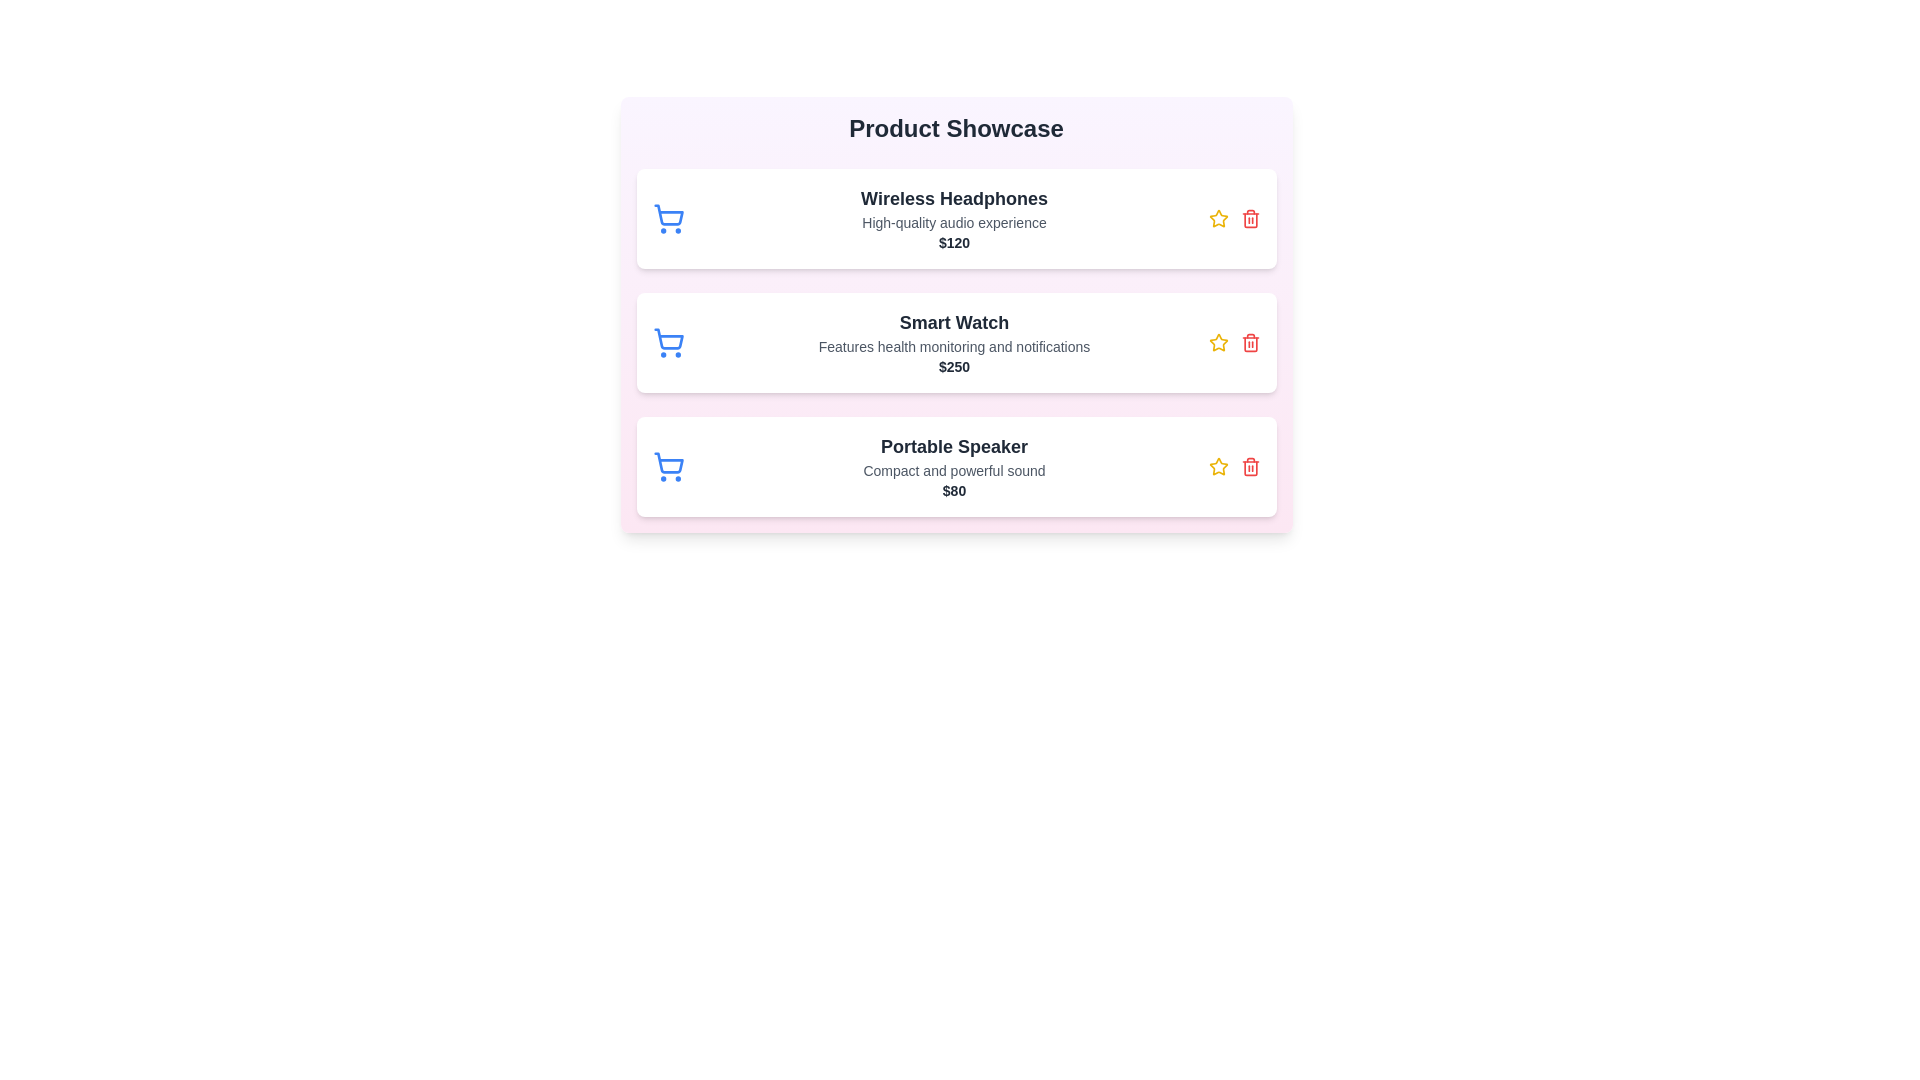  Describe the element at coordinates (1249, 342) in the screenshot. I see `'Remove' button for the product named 'Smart Watch'` at that location.